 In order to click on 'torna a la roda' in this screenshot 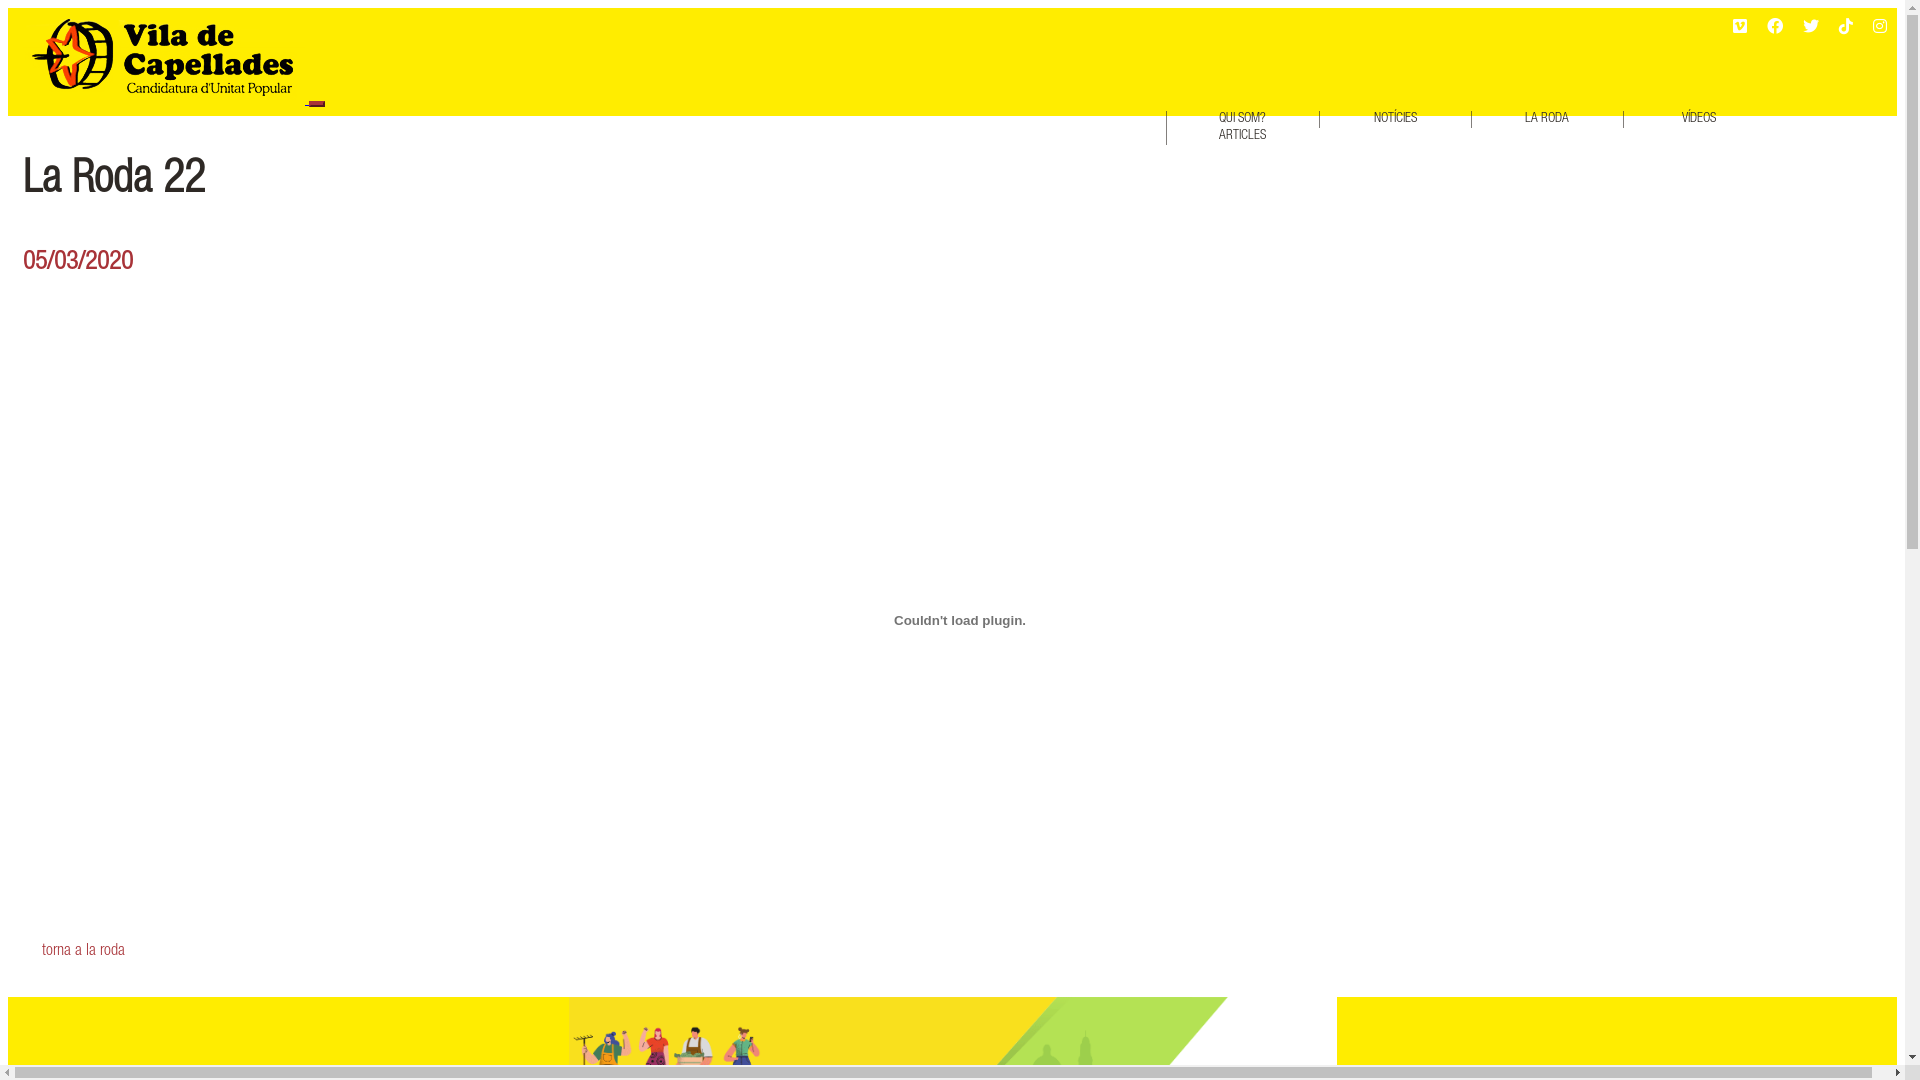, I will do `click(960, 951)`.